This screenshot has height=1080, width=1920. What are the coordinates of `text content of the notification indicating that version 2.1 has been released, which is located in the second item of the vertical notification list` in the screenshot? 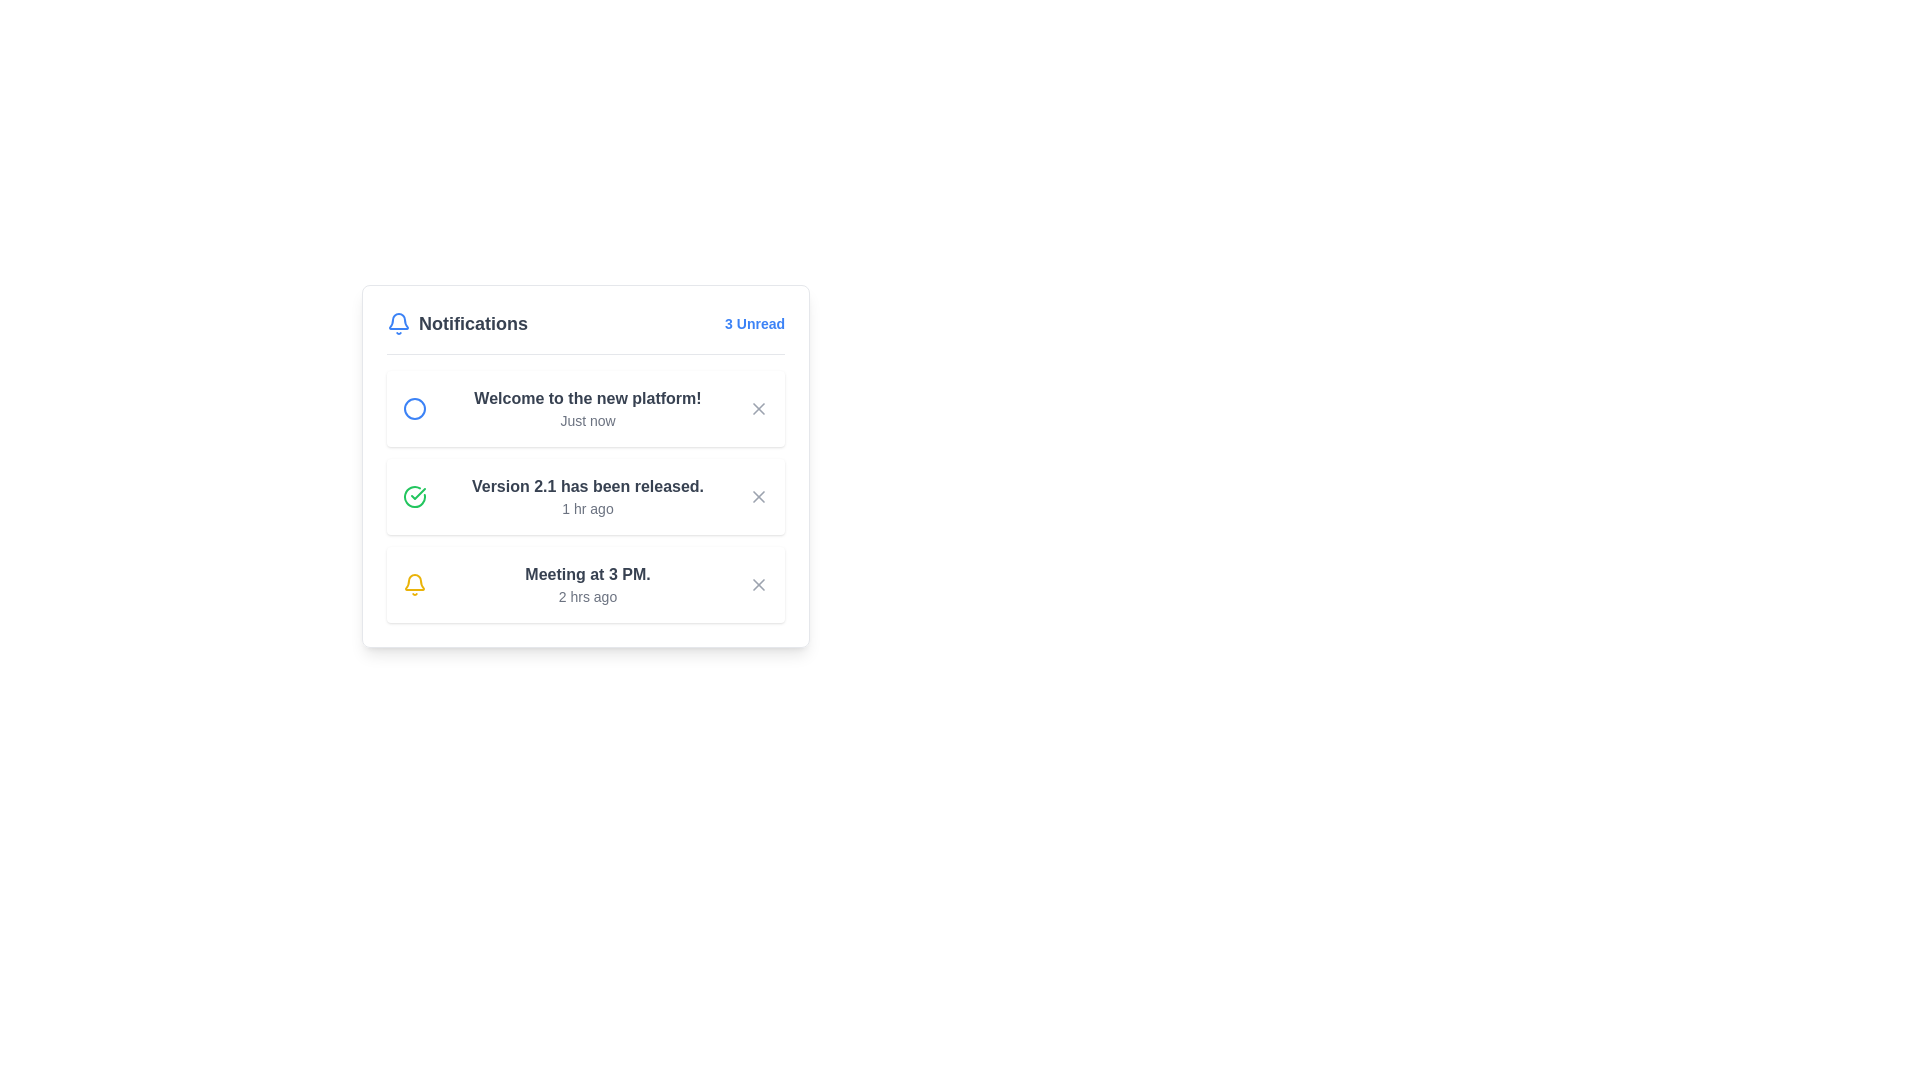 It's located at (587, 486).